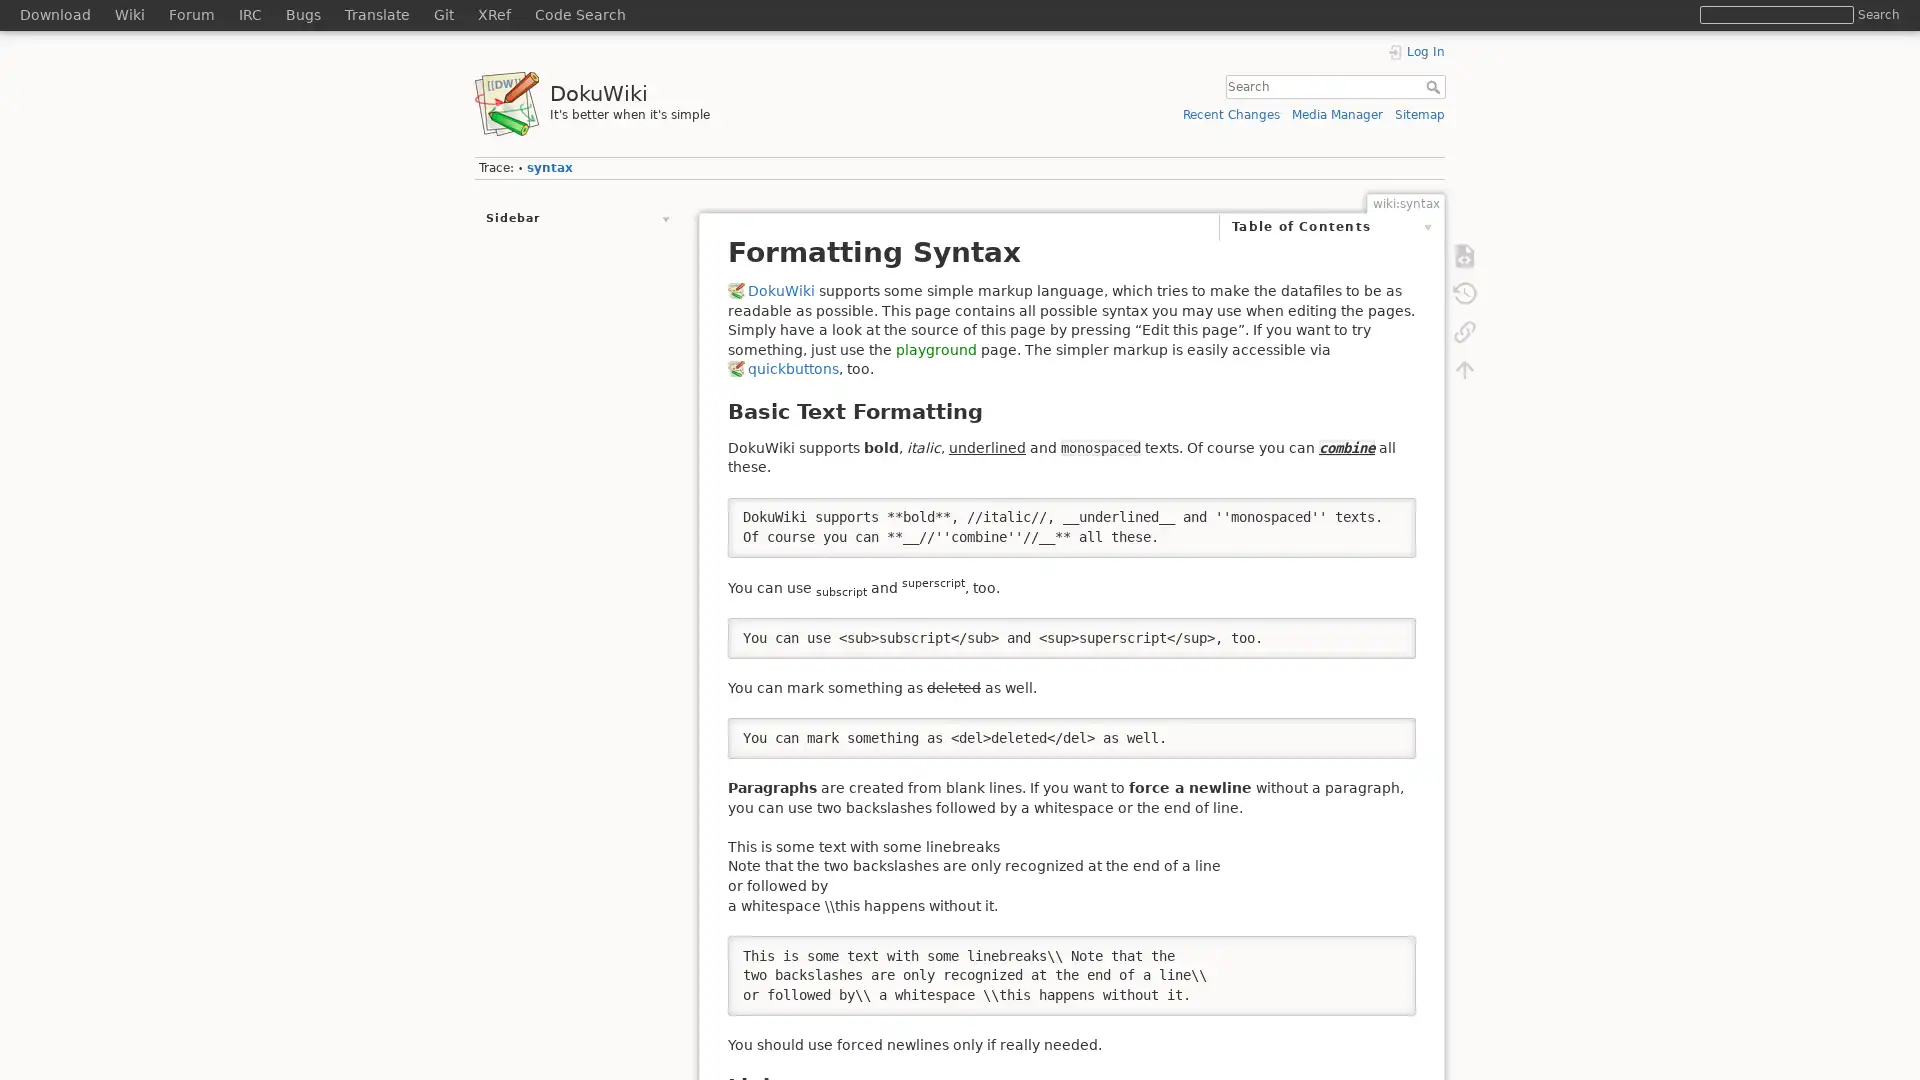 The height and width of the screenshot is (1080, 1920). Describe the element at coordinates (1877, 14) in the screenshot. I see `Search` at that location.